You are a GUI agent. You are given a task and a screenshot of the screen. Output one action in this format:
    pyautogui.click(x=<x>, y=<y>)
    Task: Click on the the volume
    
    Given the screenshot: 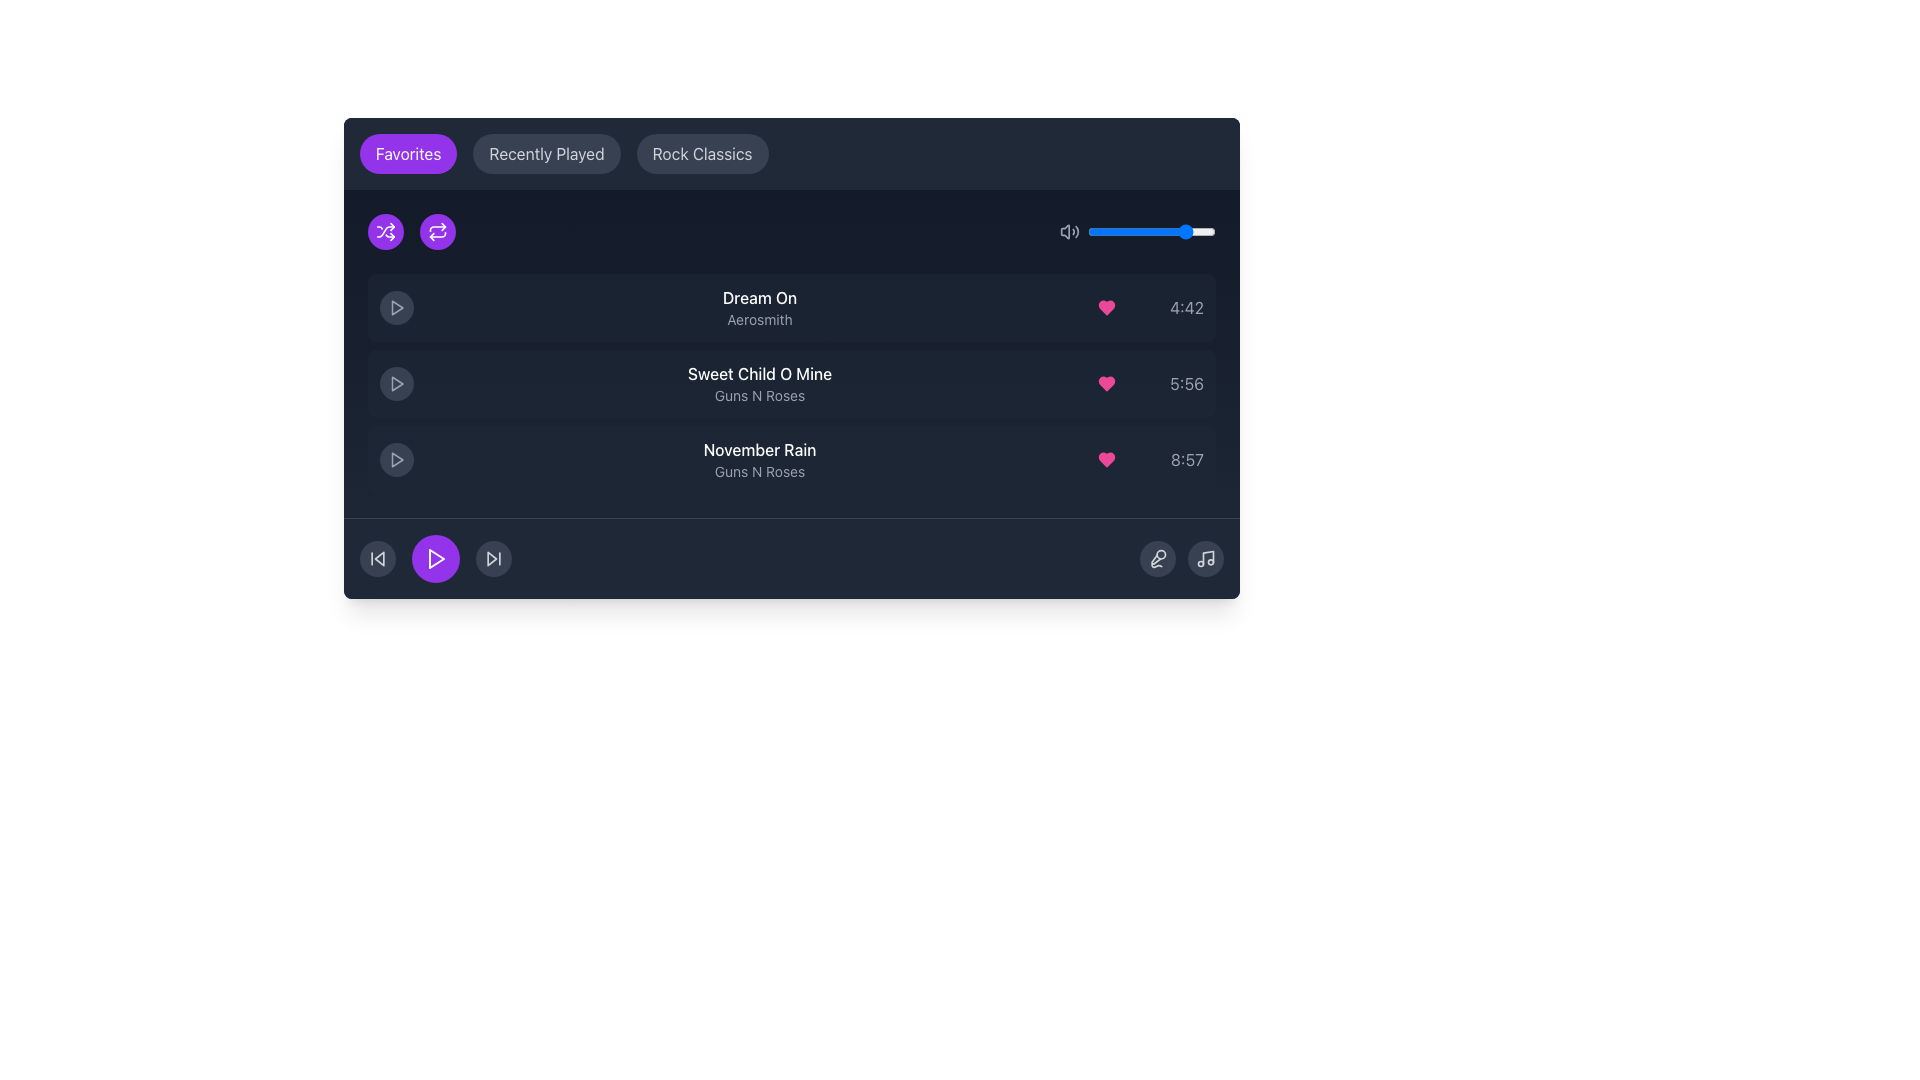 What is the action you would take?
    pyautogui.click(x=1157, y=230)
    